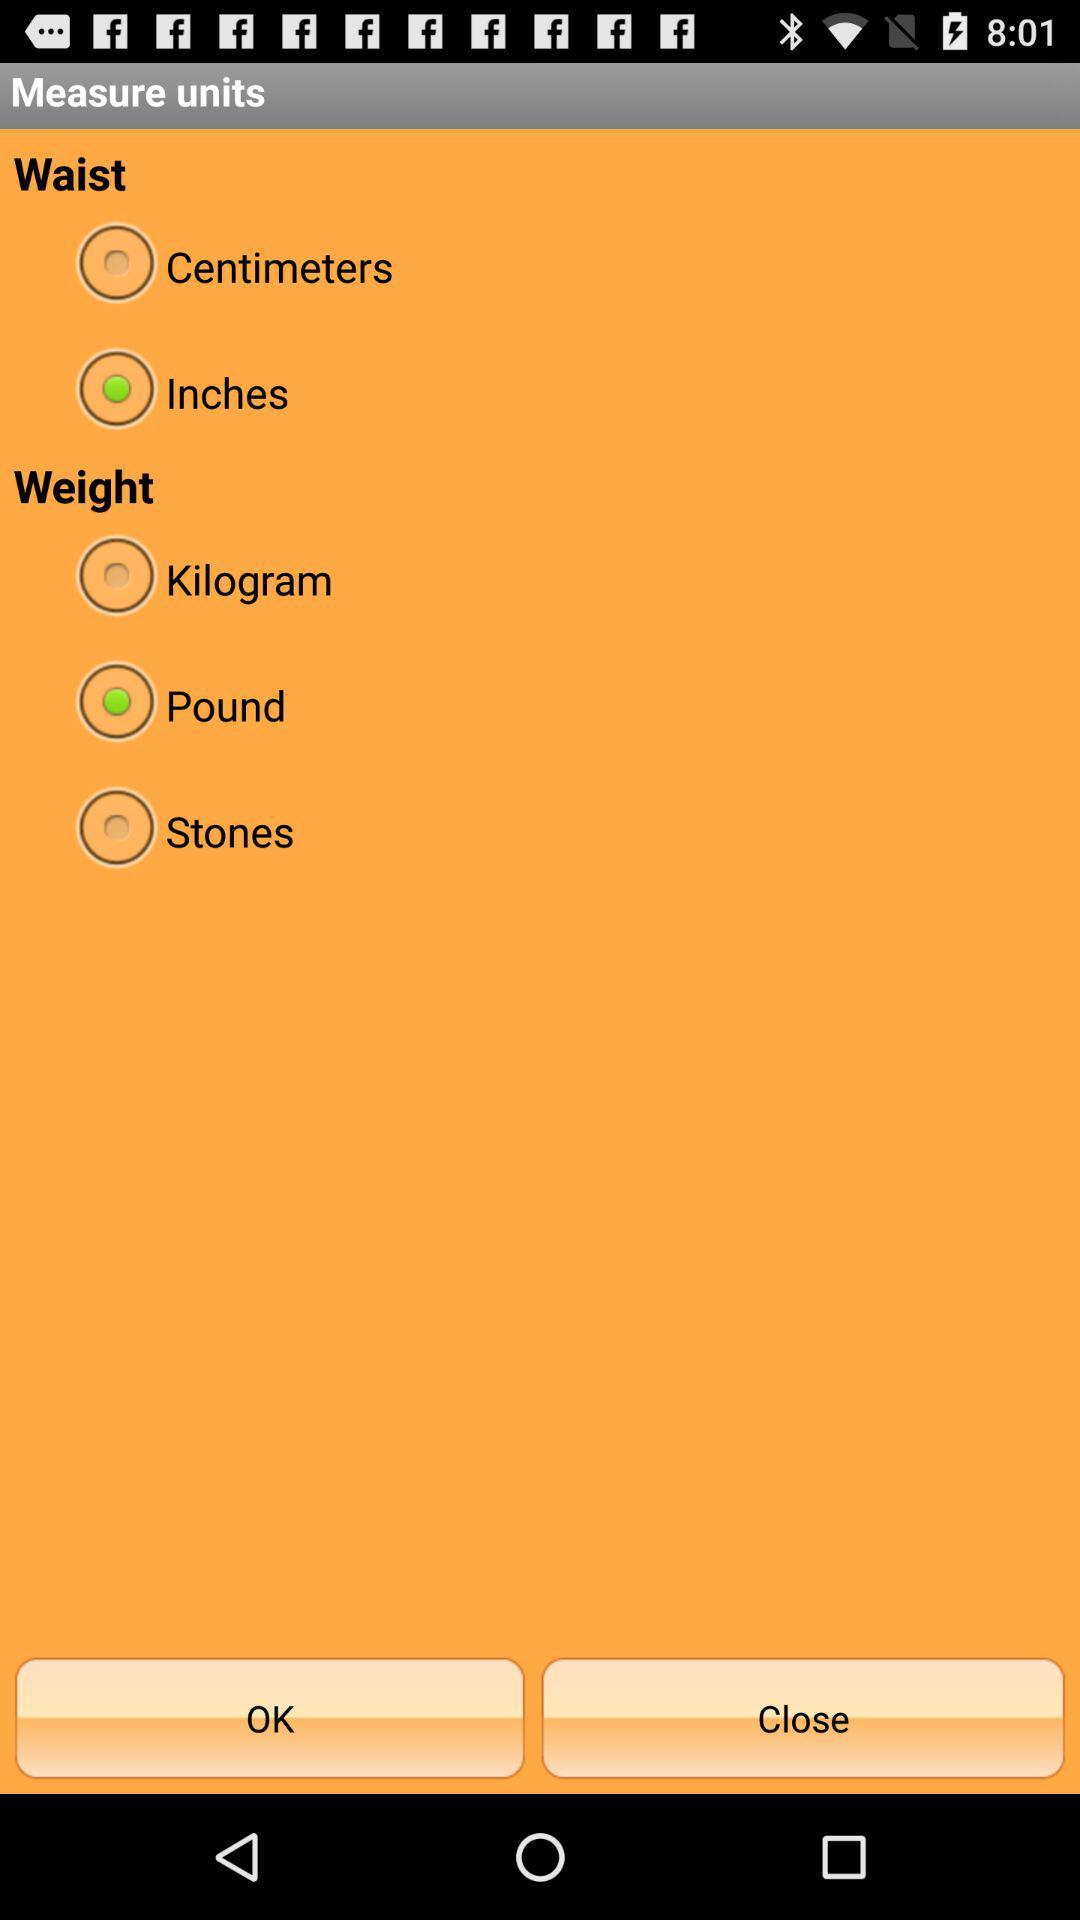 Image resolution: width=1080 pixels, height=1920 pixels. Describe the element at coordinates (540, 578) in the screenshot. I see `app below weight item` at that location.